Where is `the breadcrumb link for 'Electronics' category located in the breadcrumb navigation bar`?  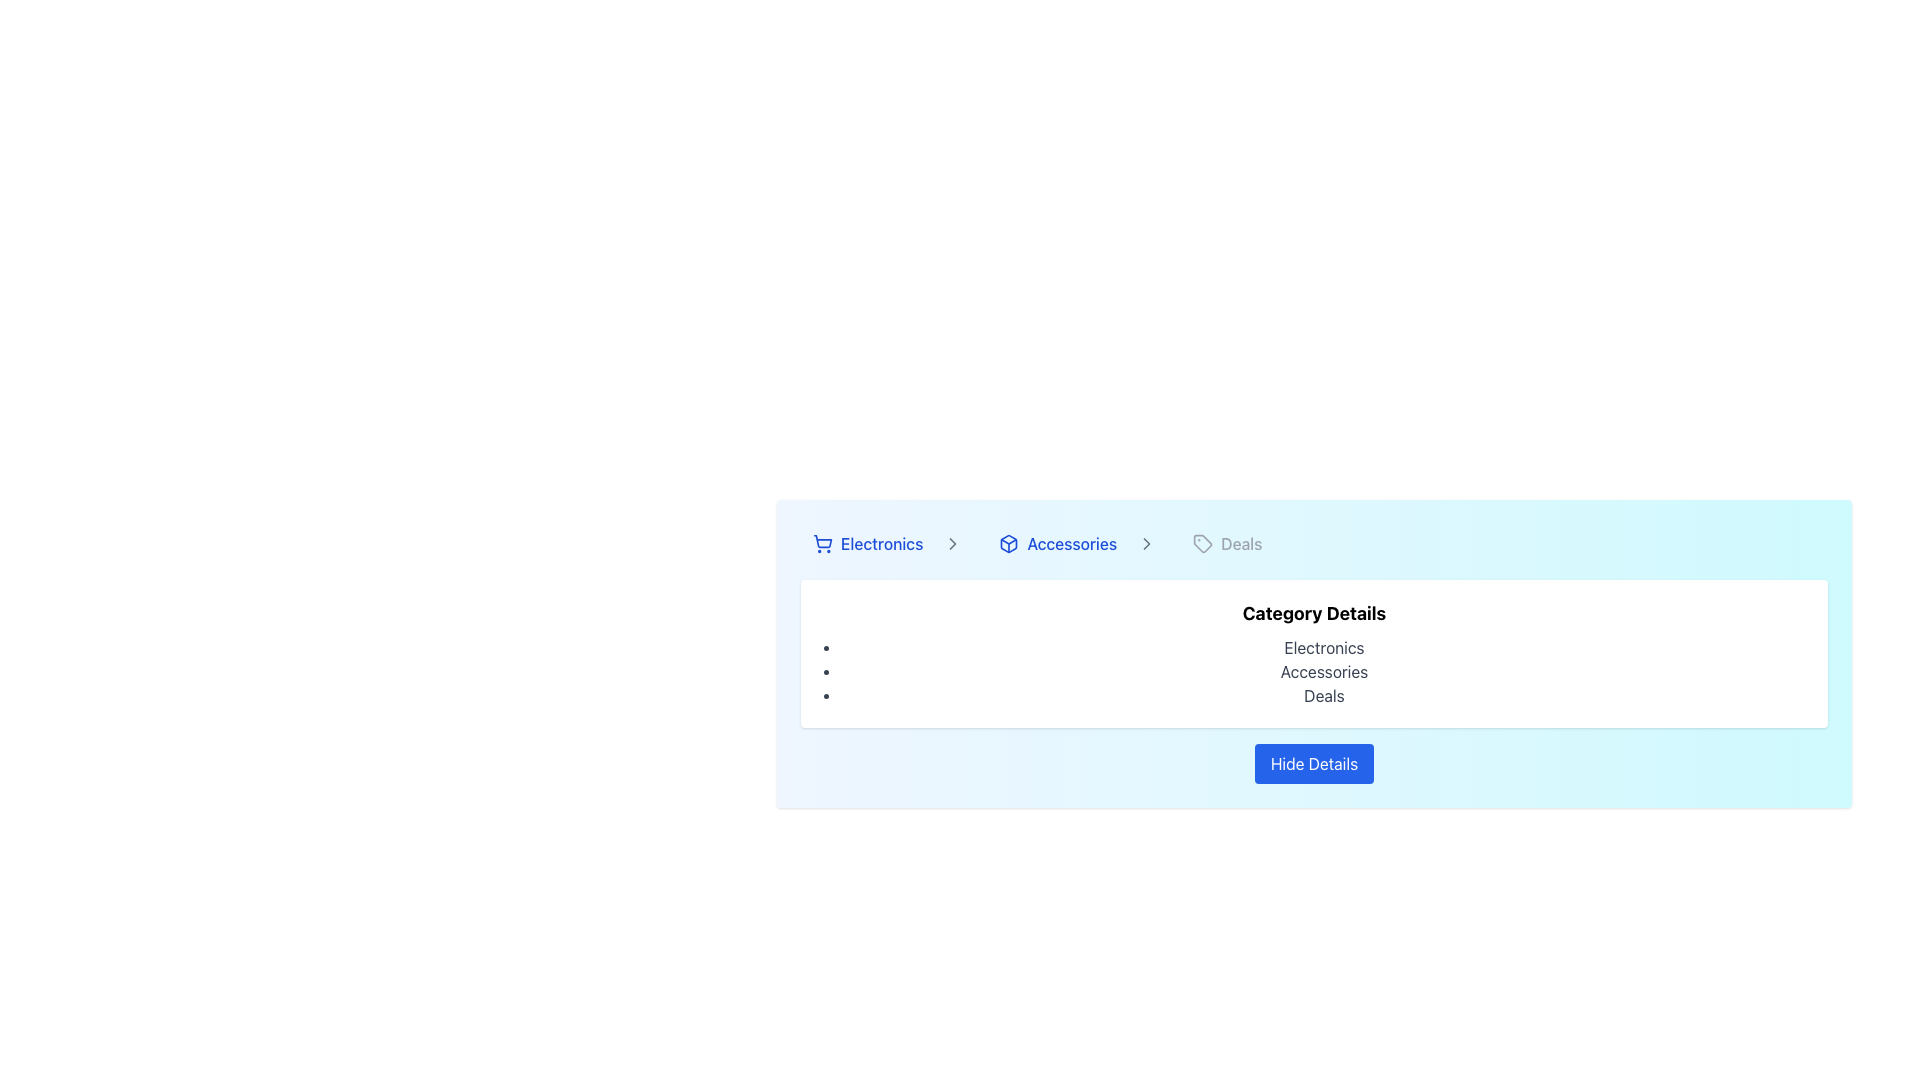
the breadcrumb link for 'Electronics' category located in the breadcrumb navigation bar is located at coordinates (868, 543).